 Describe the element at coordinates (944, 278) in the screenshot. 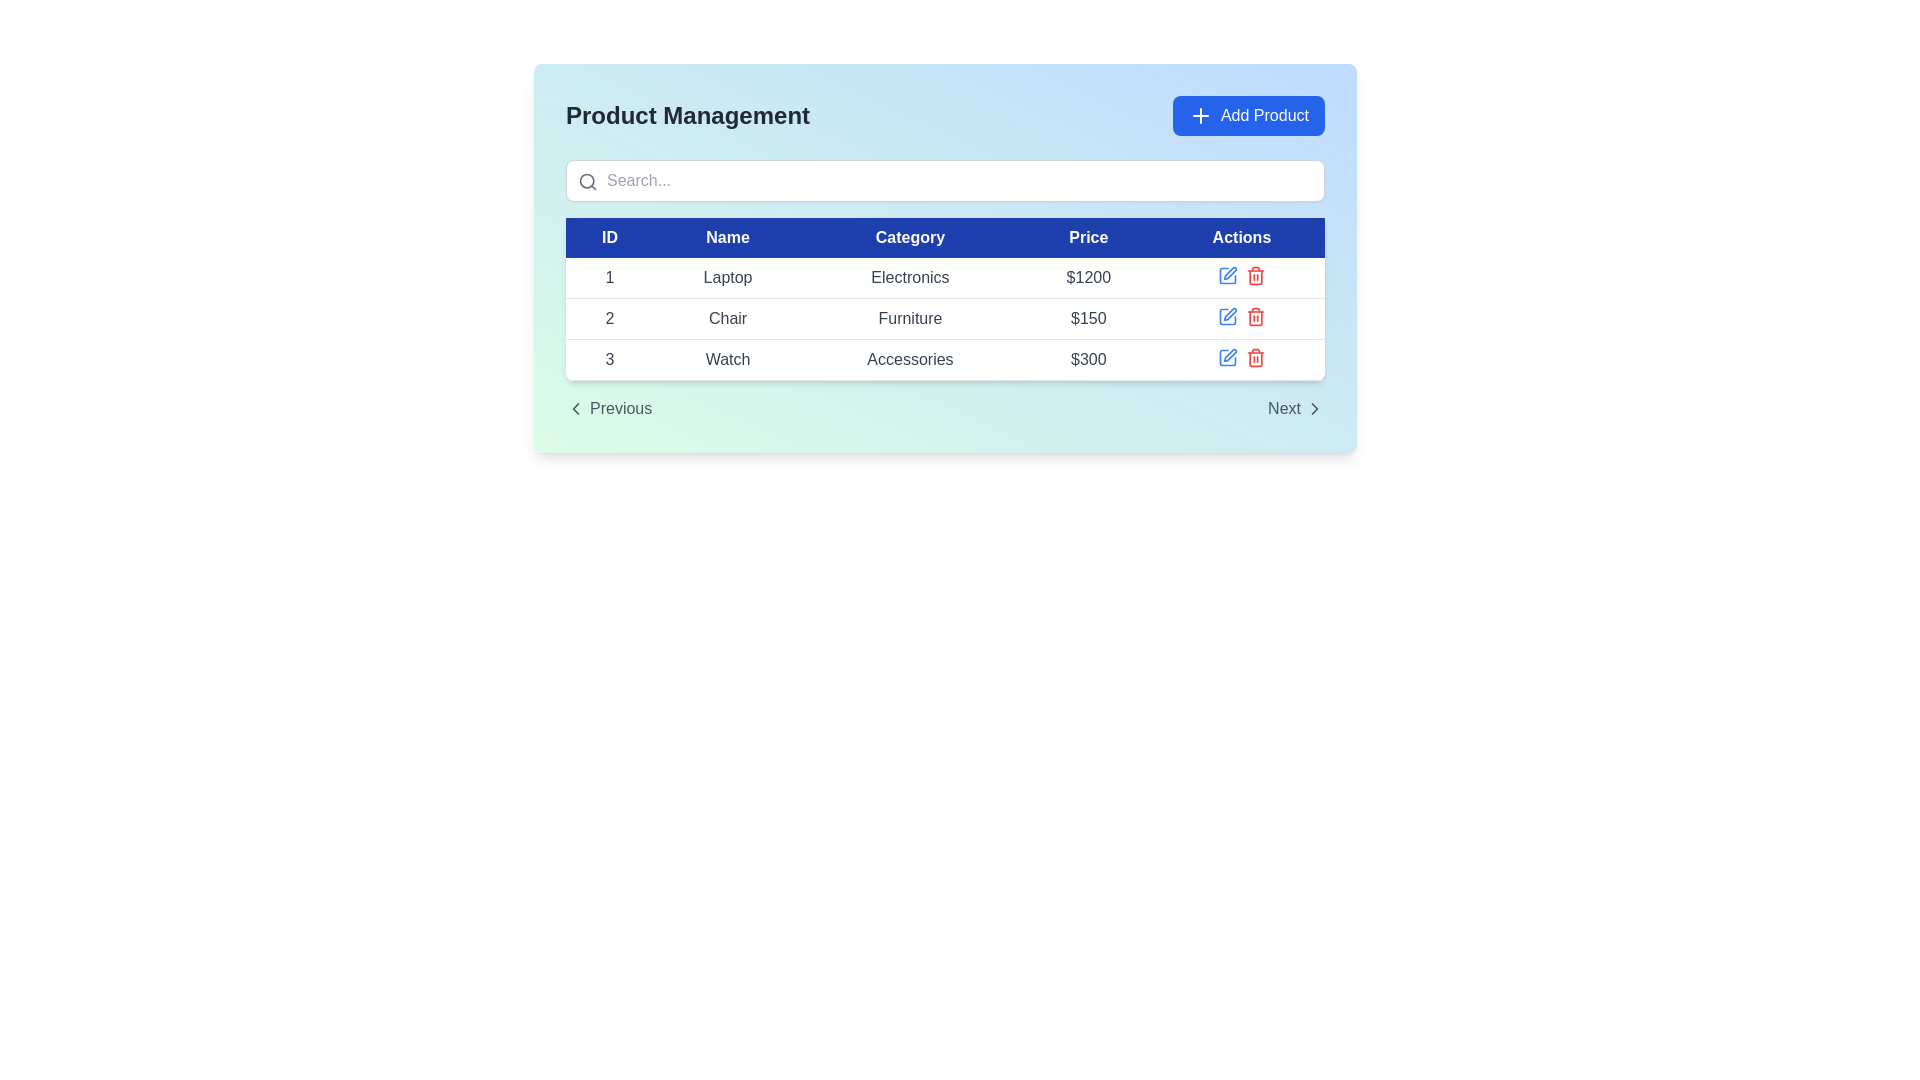

I see `the first row of the data table under 'Product Management' that displays '1', 'Laptop', 'Electronics', '$1200'` at that location.